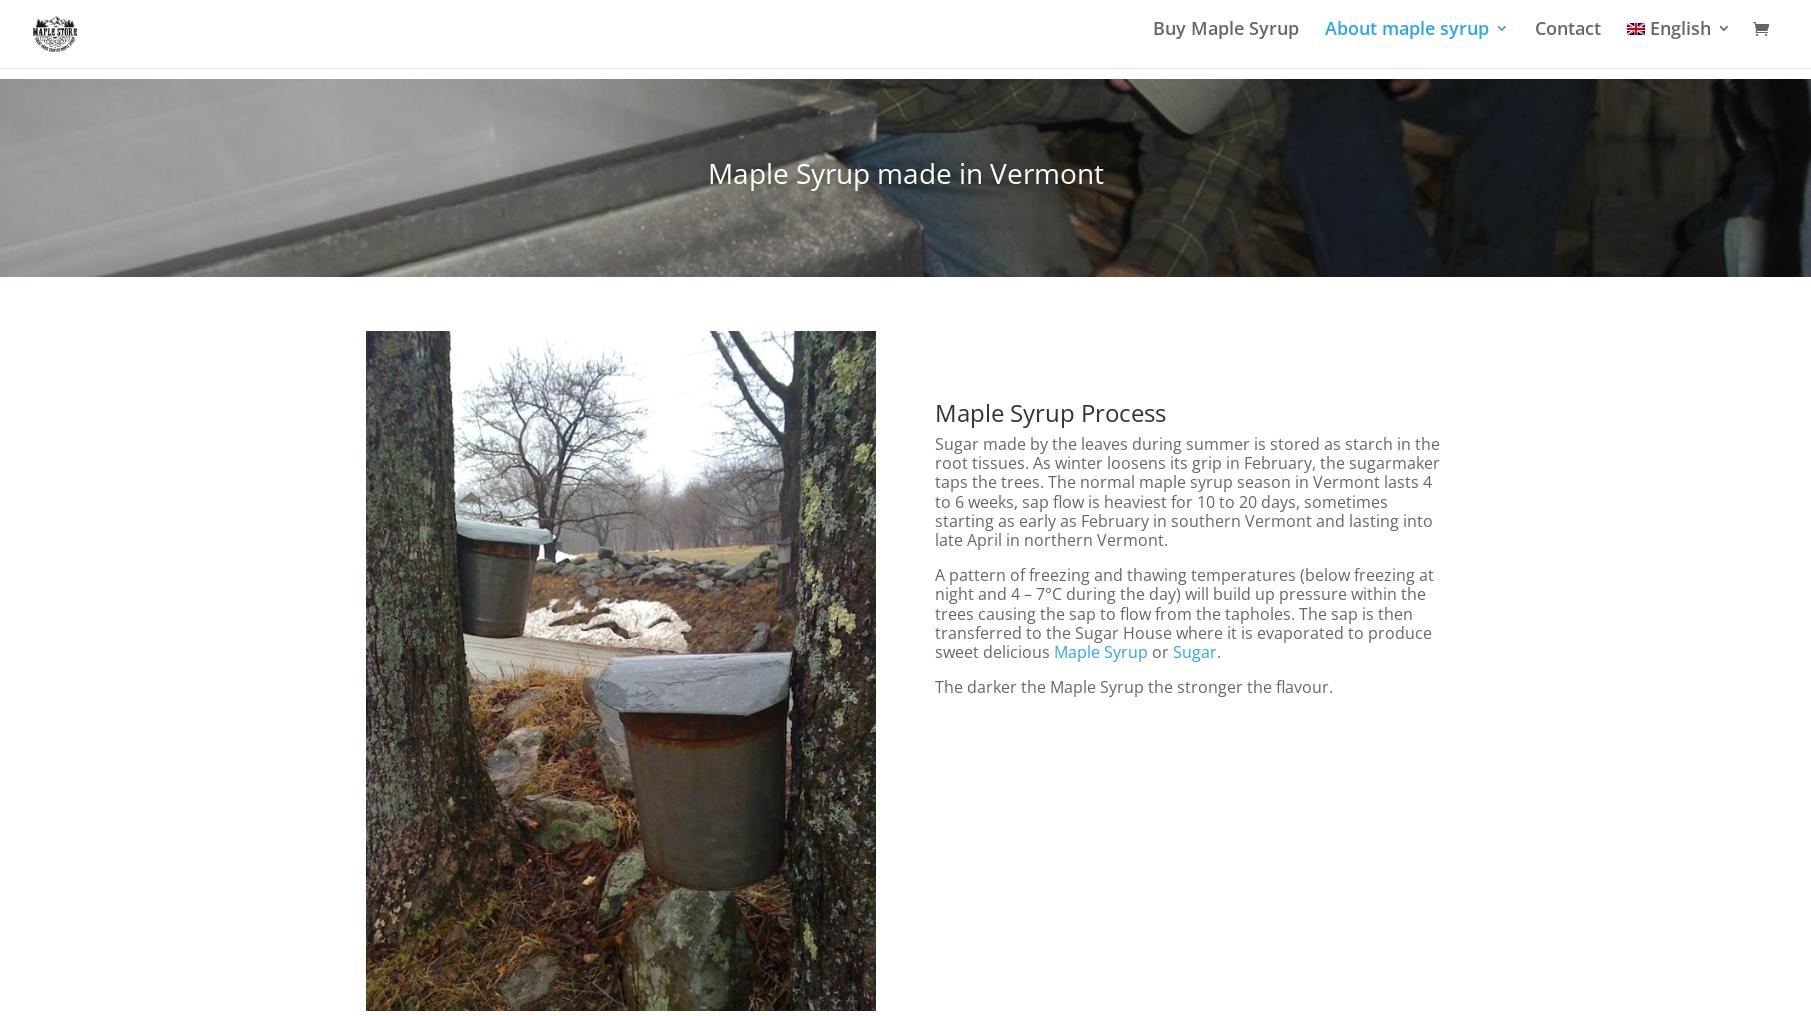 The height and width of the screenshot is (1016, 1811). I want to click on 'Buy Maple Syrup', so click(1224, 39).